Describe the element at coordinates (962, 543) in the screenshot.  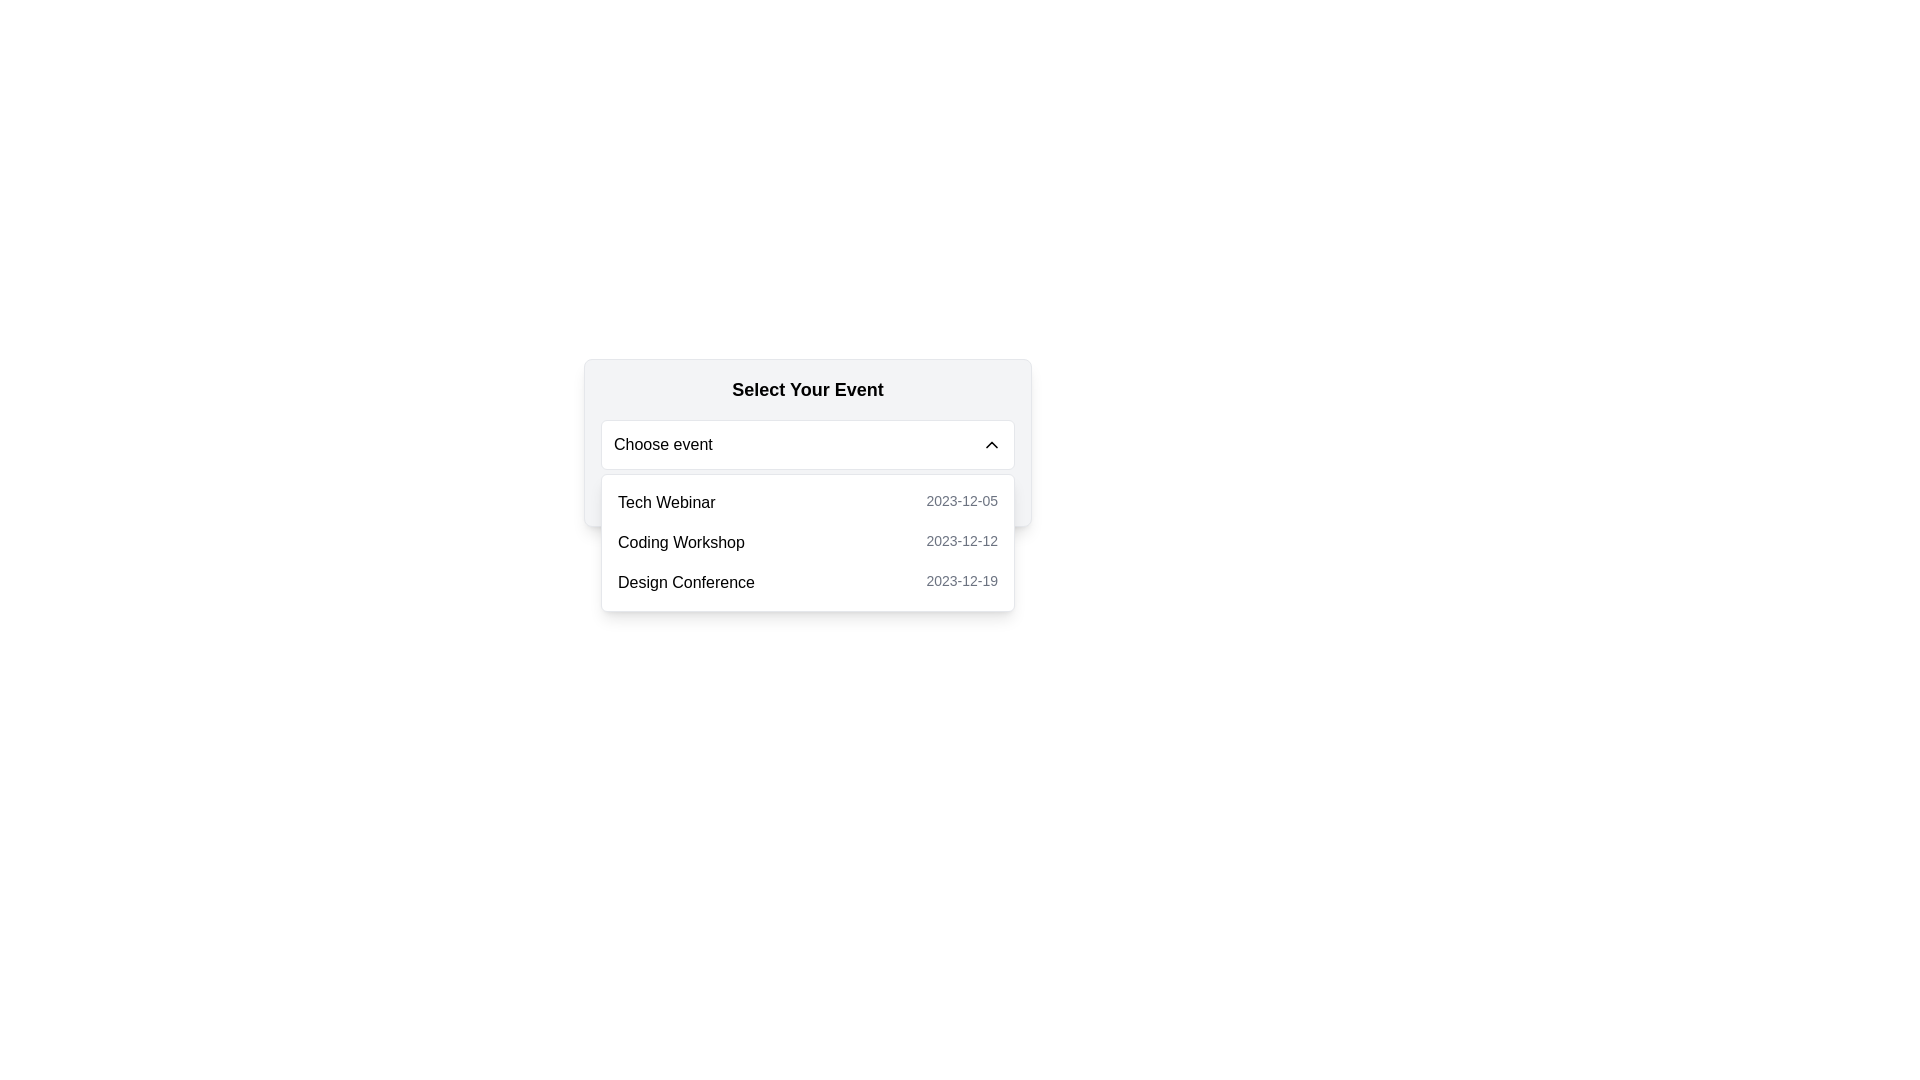
I see `the text label displaying the date '2023-12-12', which is aligned with the event 'Coding Workshop' and part of a list of events` at that location.